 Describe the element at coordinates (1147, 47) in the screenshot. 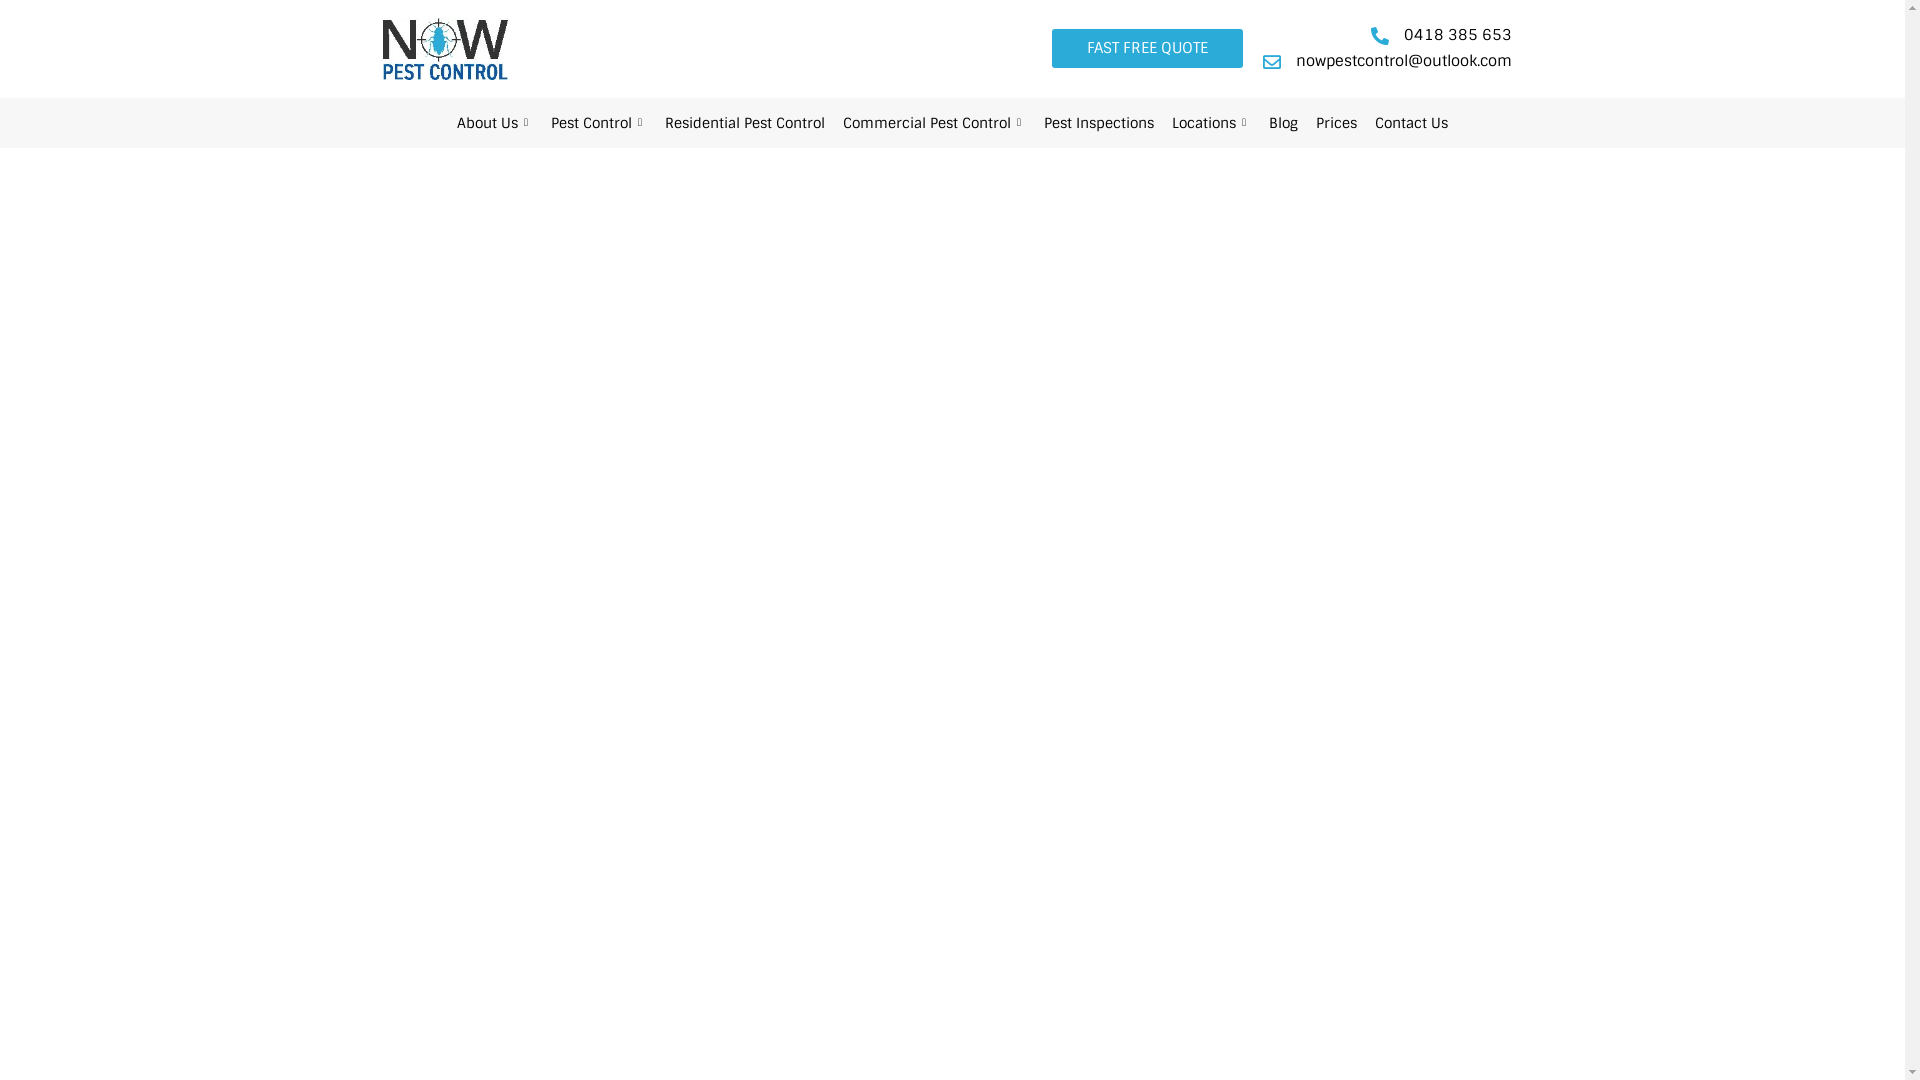

I see `'FAST FREE QUOTE'` at that location.